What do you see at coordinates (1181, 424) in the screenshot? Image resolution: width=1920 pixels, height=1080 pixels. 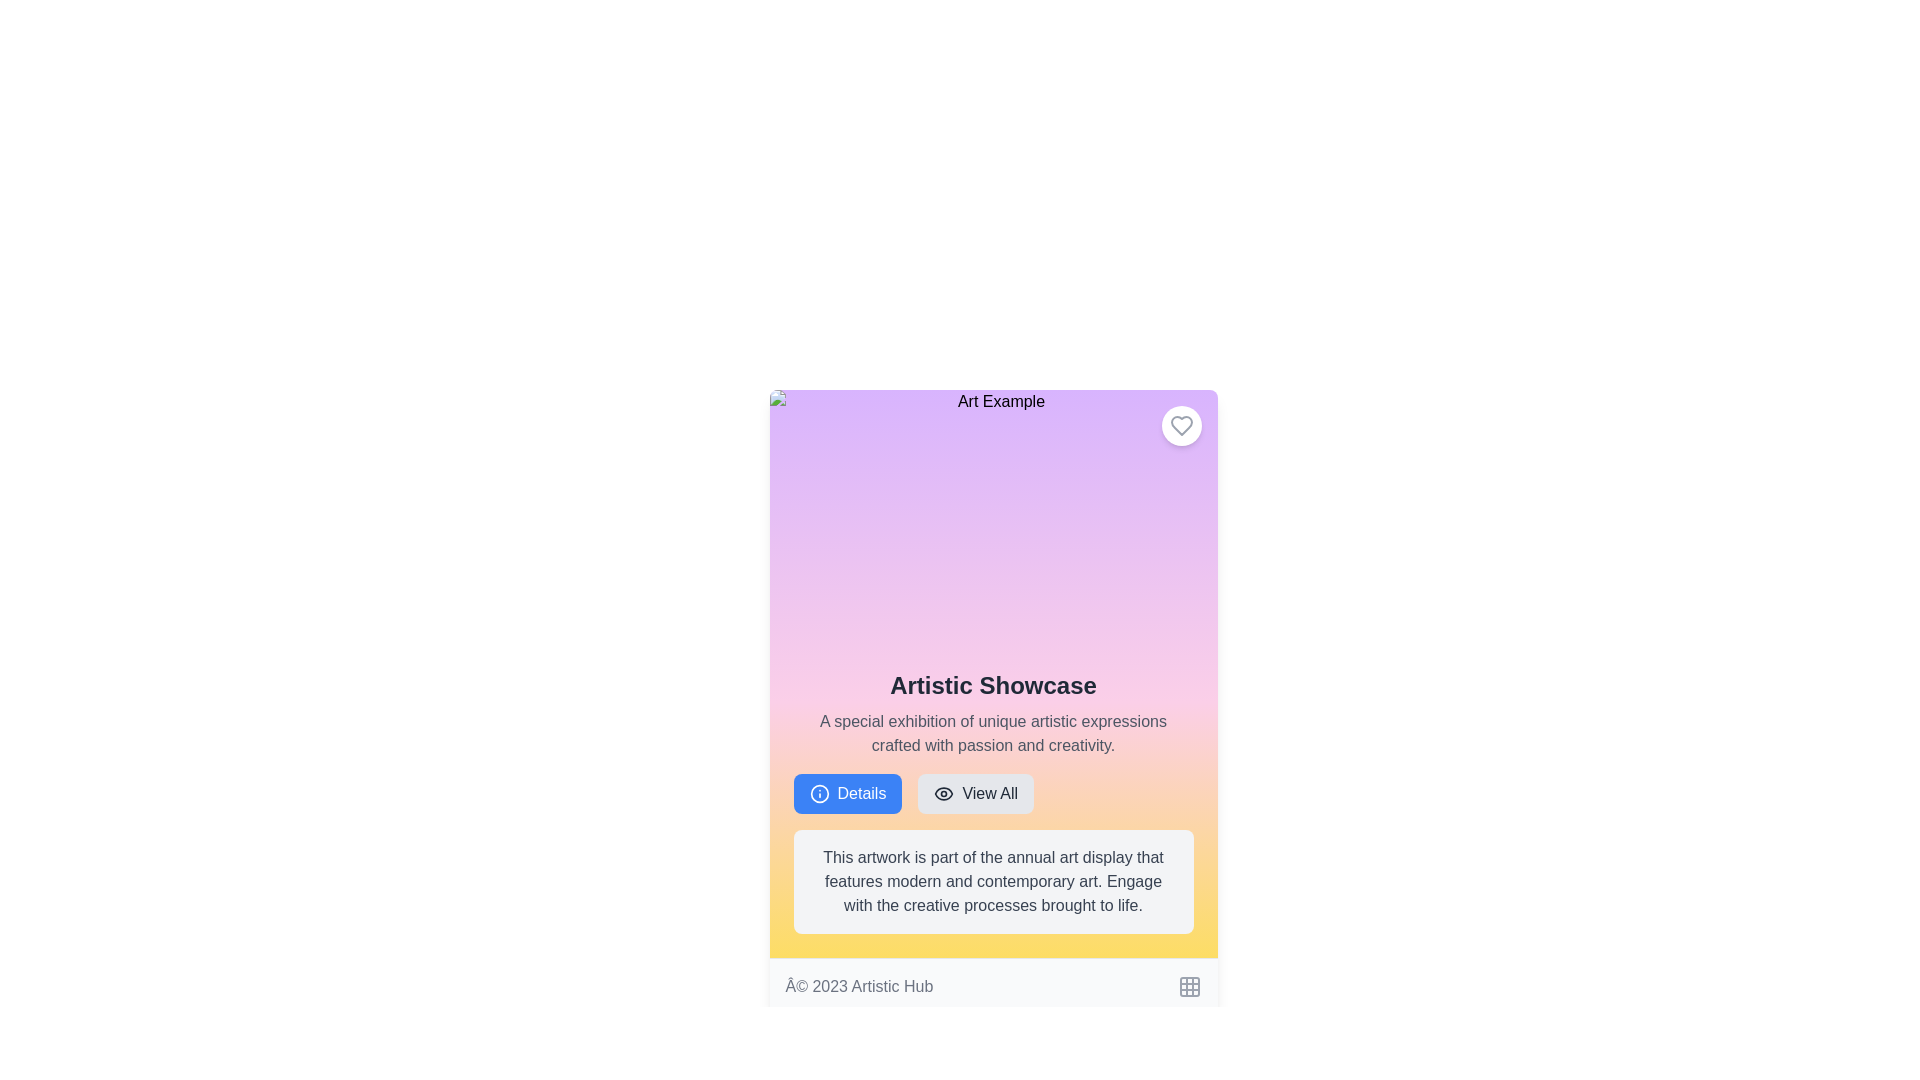 I see `the heart-shaped icon located in the top-right corner of the 'Art Example' card, which represents a 'like' or 'favorite' action` at bounding box center [1181, 424].